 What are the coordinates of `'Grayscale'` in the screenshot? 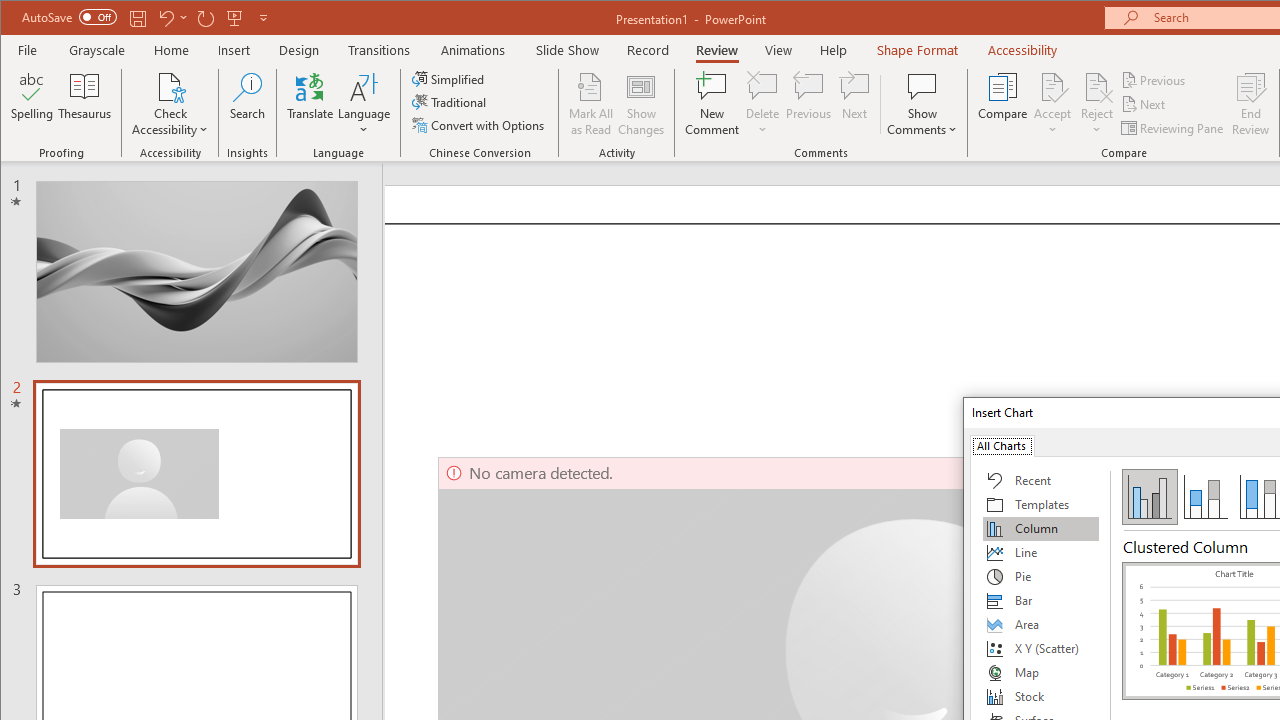 It's located at (96, 49).